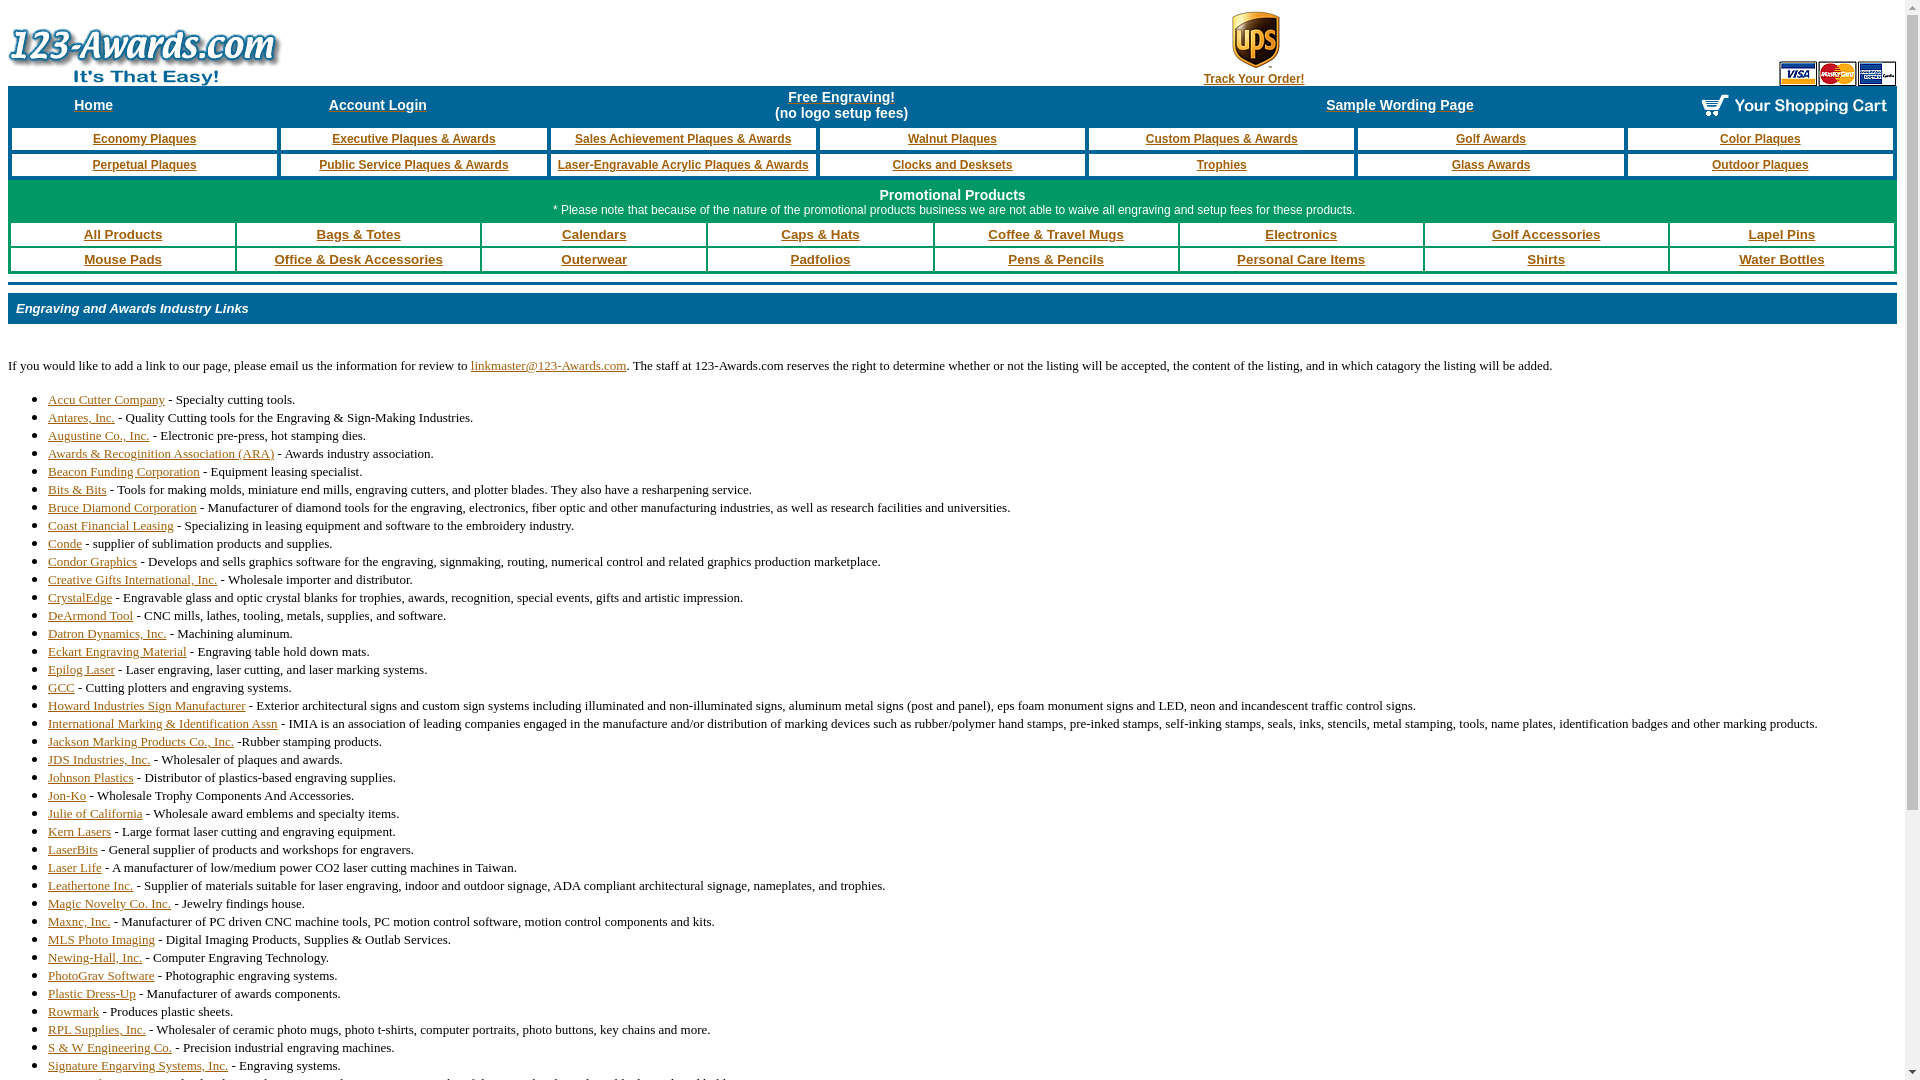 The height and width of the screenshot is (1080, 1920). What do you see at coordinates (80, 669) in the screenshot?
I see `'Epilog Laser'` at bounding box center [80, 669].